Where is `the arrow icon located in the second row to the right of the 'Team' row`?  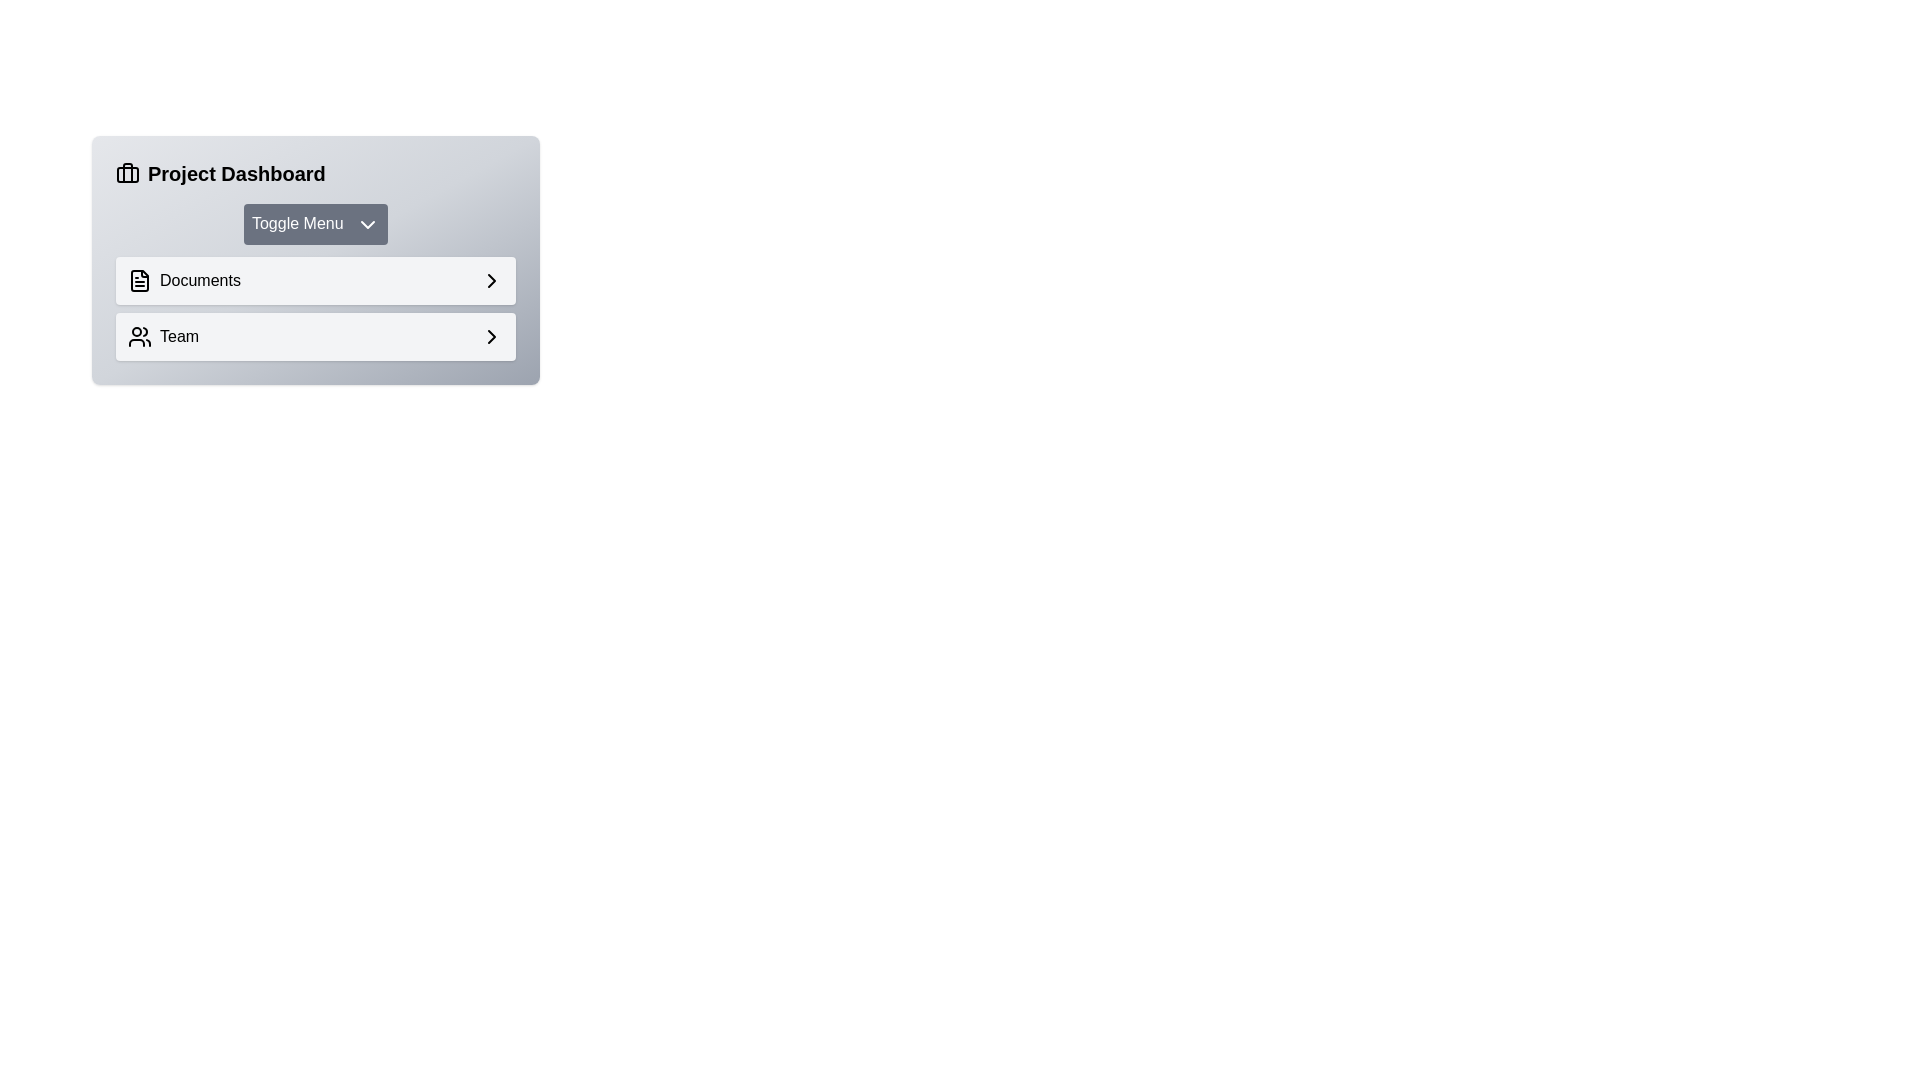
the arrow icon located in the second row to the right of the 'Team' row is located at coordinates (491, 280).